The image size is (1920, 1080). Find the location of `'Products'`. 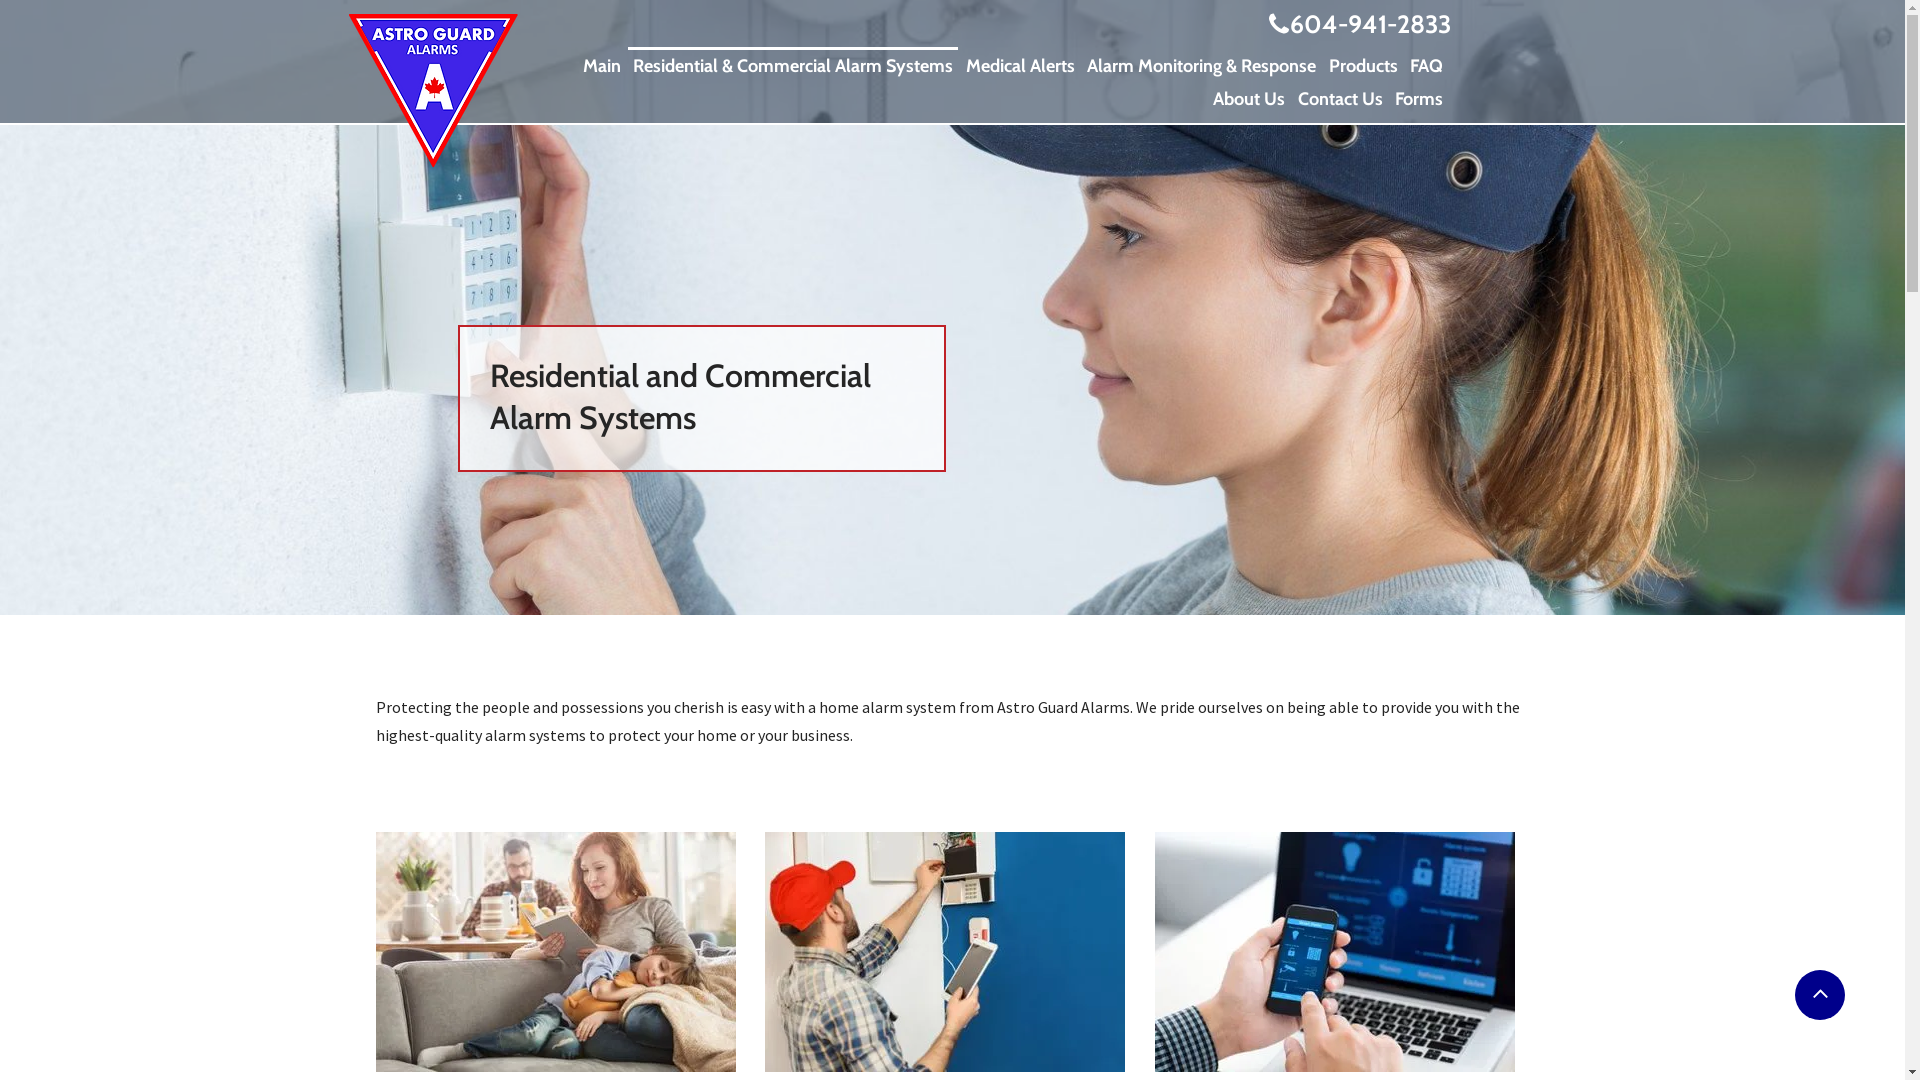

'Products' is located at coordinates (1324, 62).